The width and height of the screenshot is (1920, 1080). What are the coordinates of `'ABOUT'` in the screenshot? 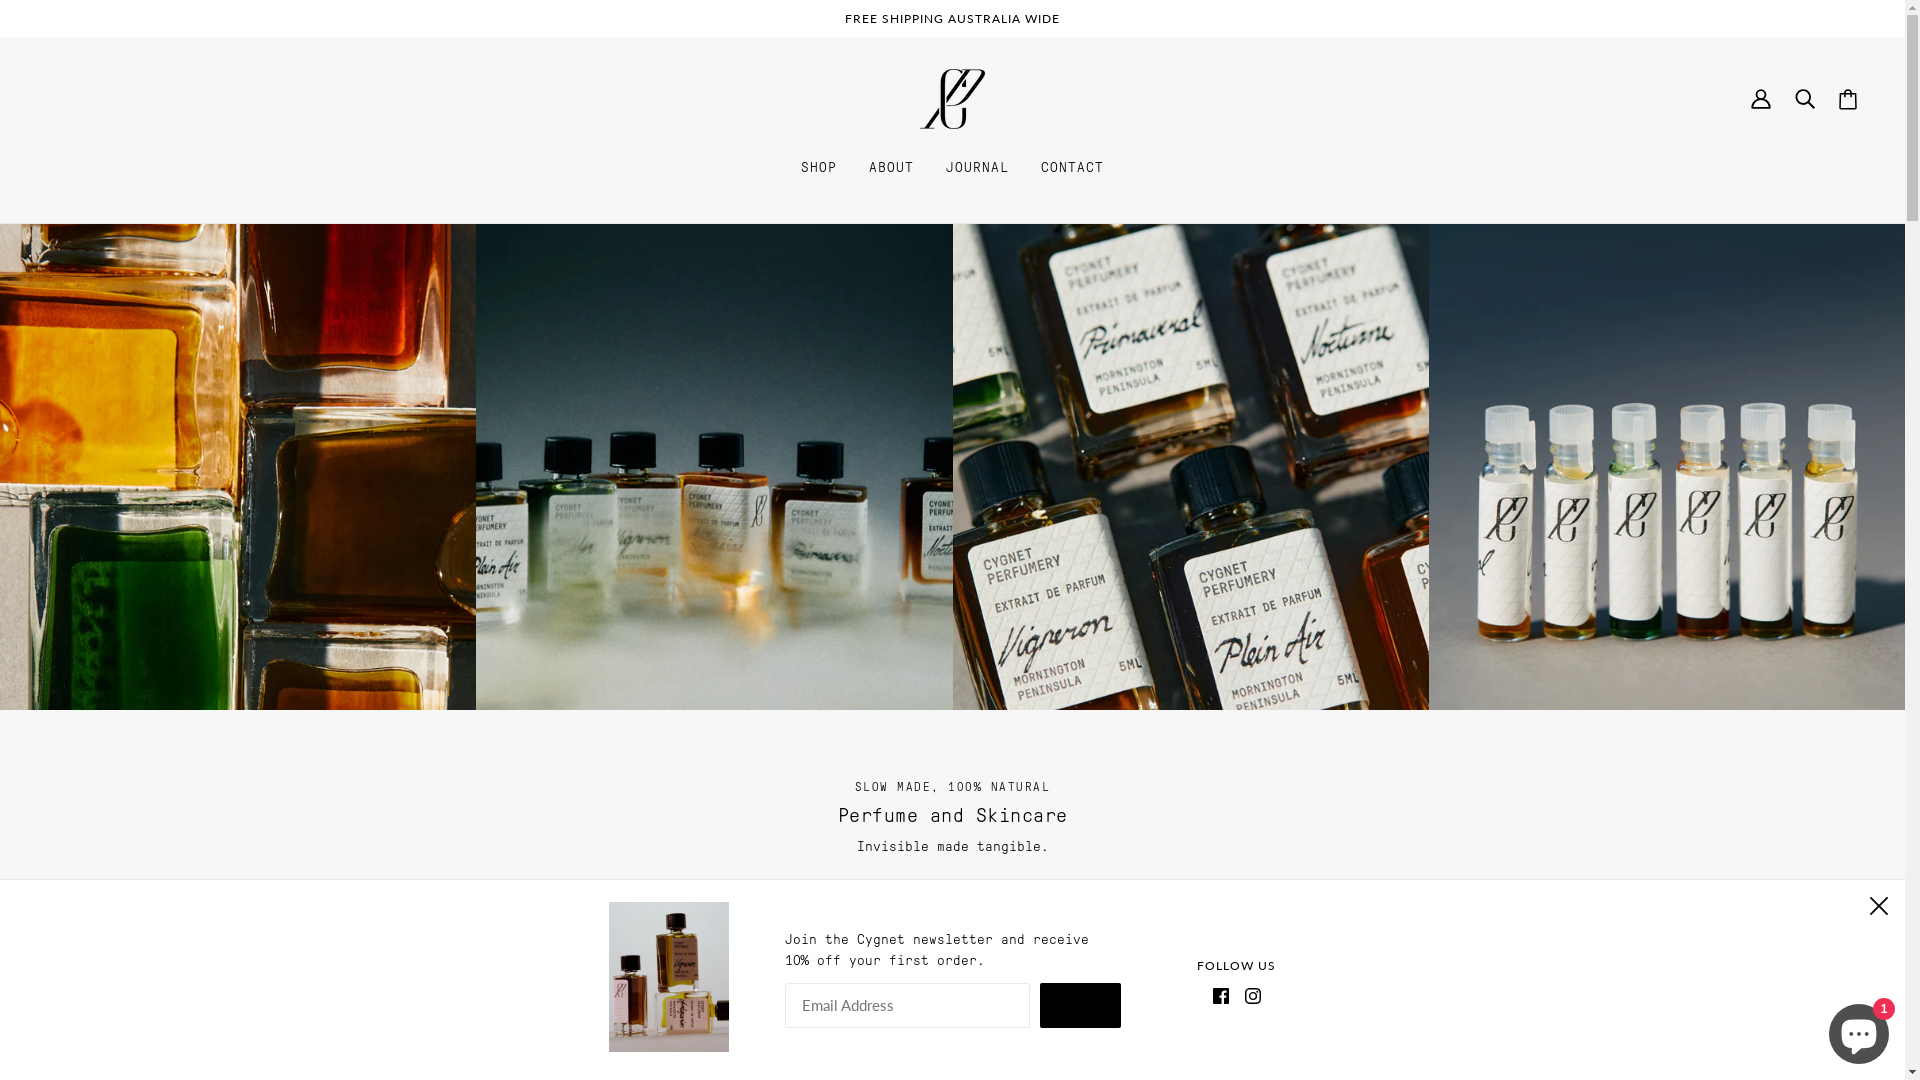 It's located at (890, 167).